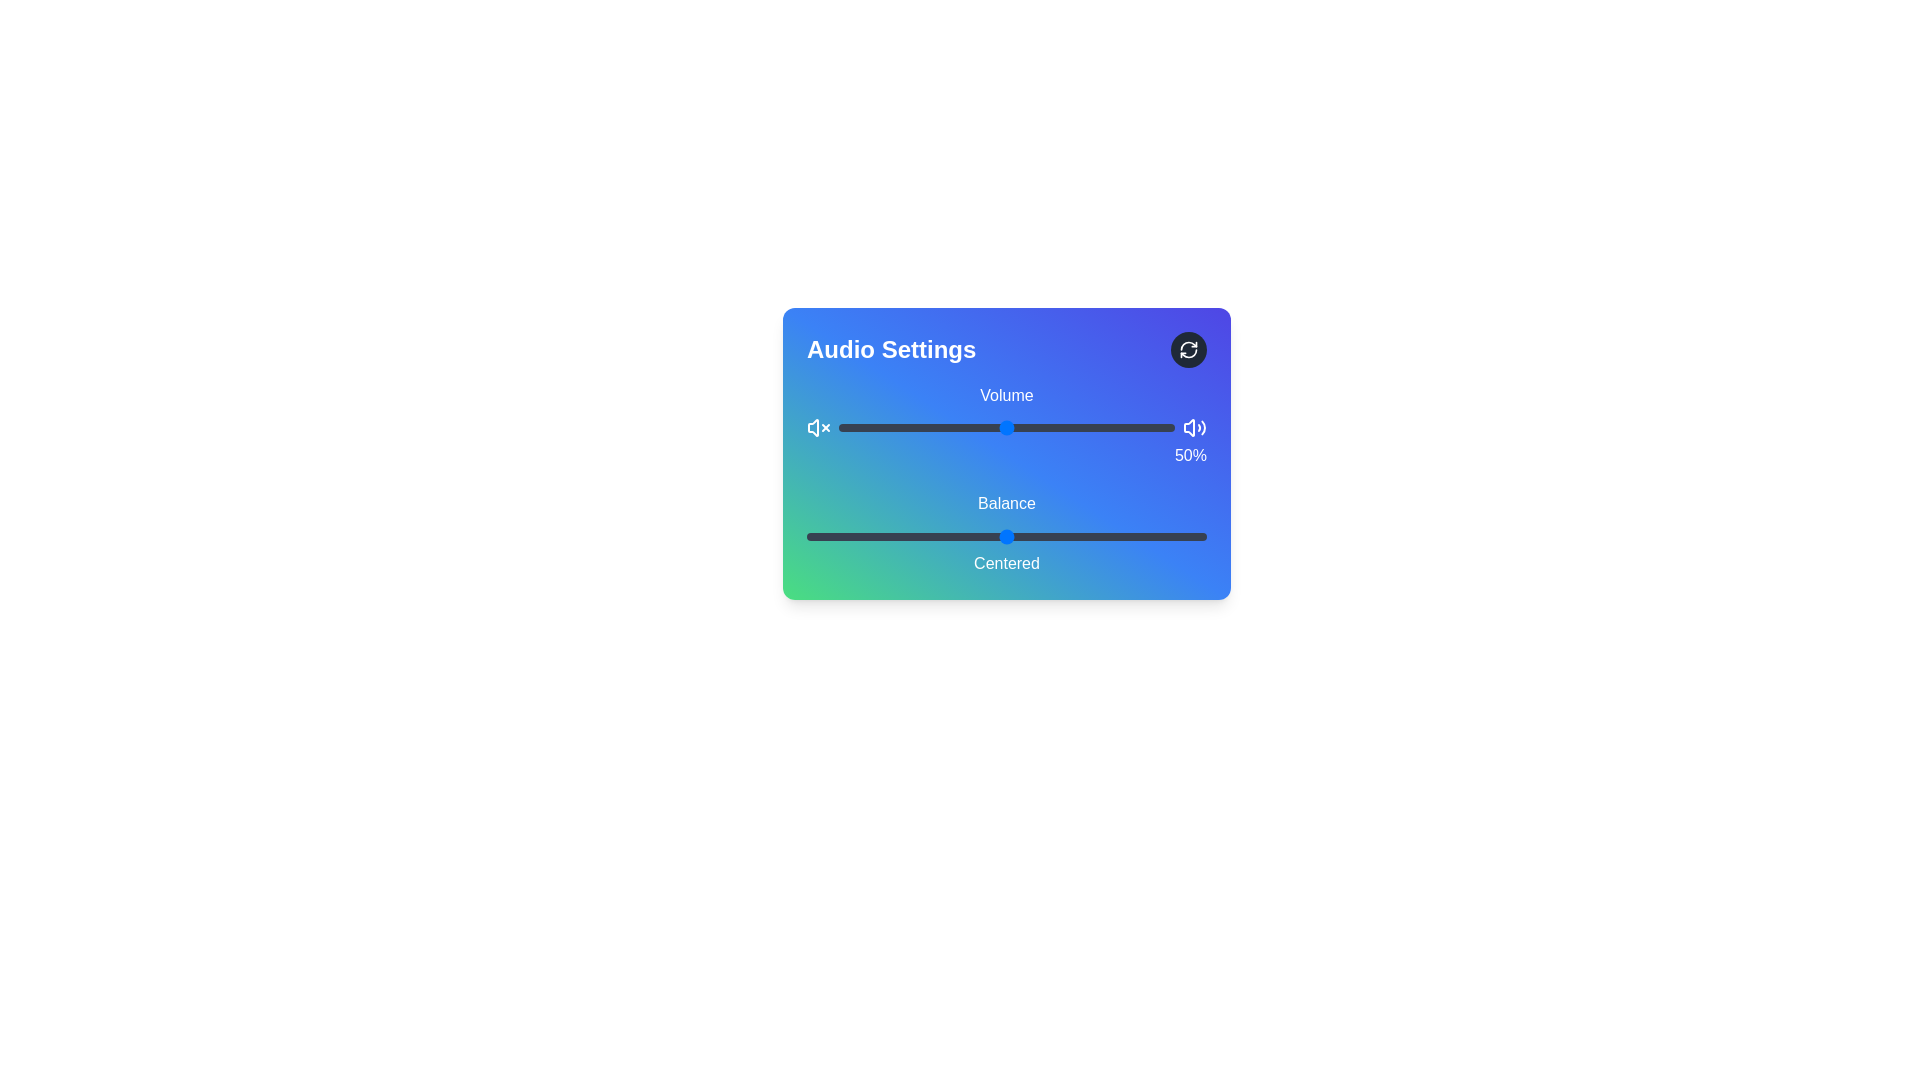  I want to click on the balance slider, so click(974, 535).